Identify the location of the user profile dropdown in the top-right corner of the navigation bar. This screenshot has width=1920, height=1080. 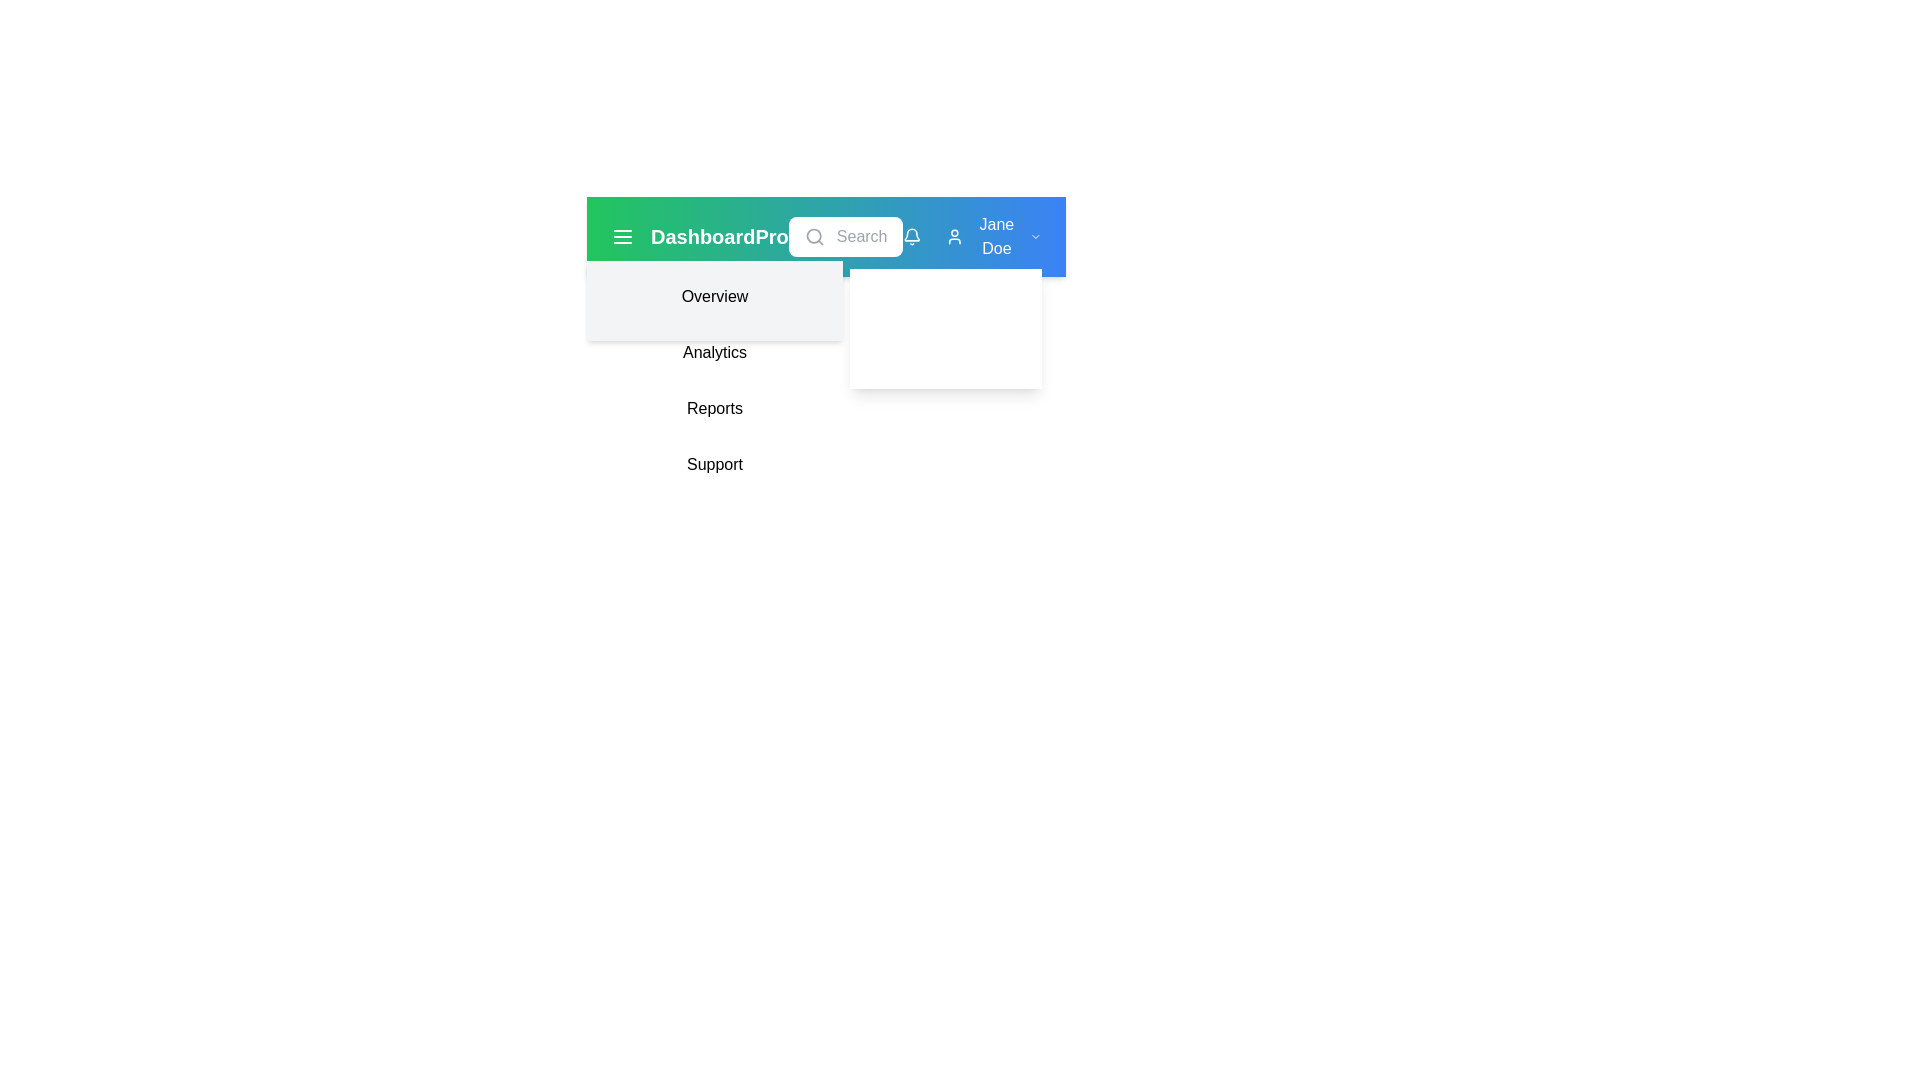
(972, 235).